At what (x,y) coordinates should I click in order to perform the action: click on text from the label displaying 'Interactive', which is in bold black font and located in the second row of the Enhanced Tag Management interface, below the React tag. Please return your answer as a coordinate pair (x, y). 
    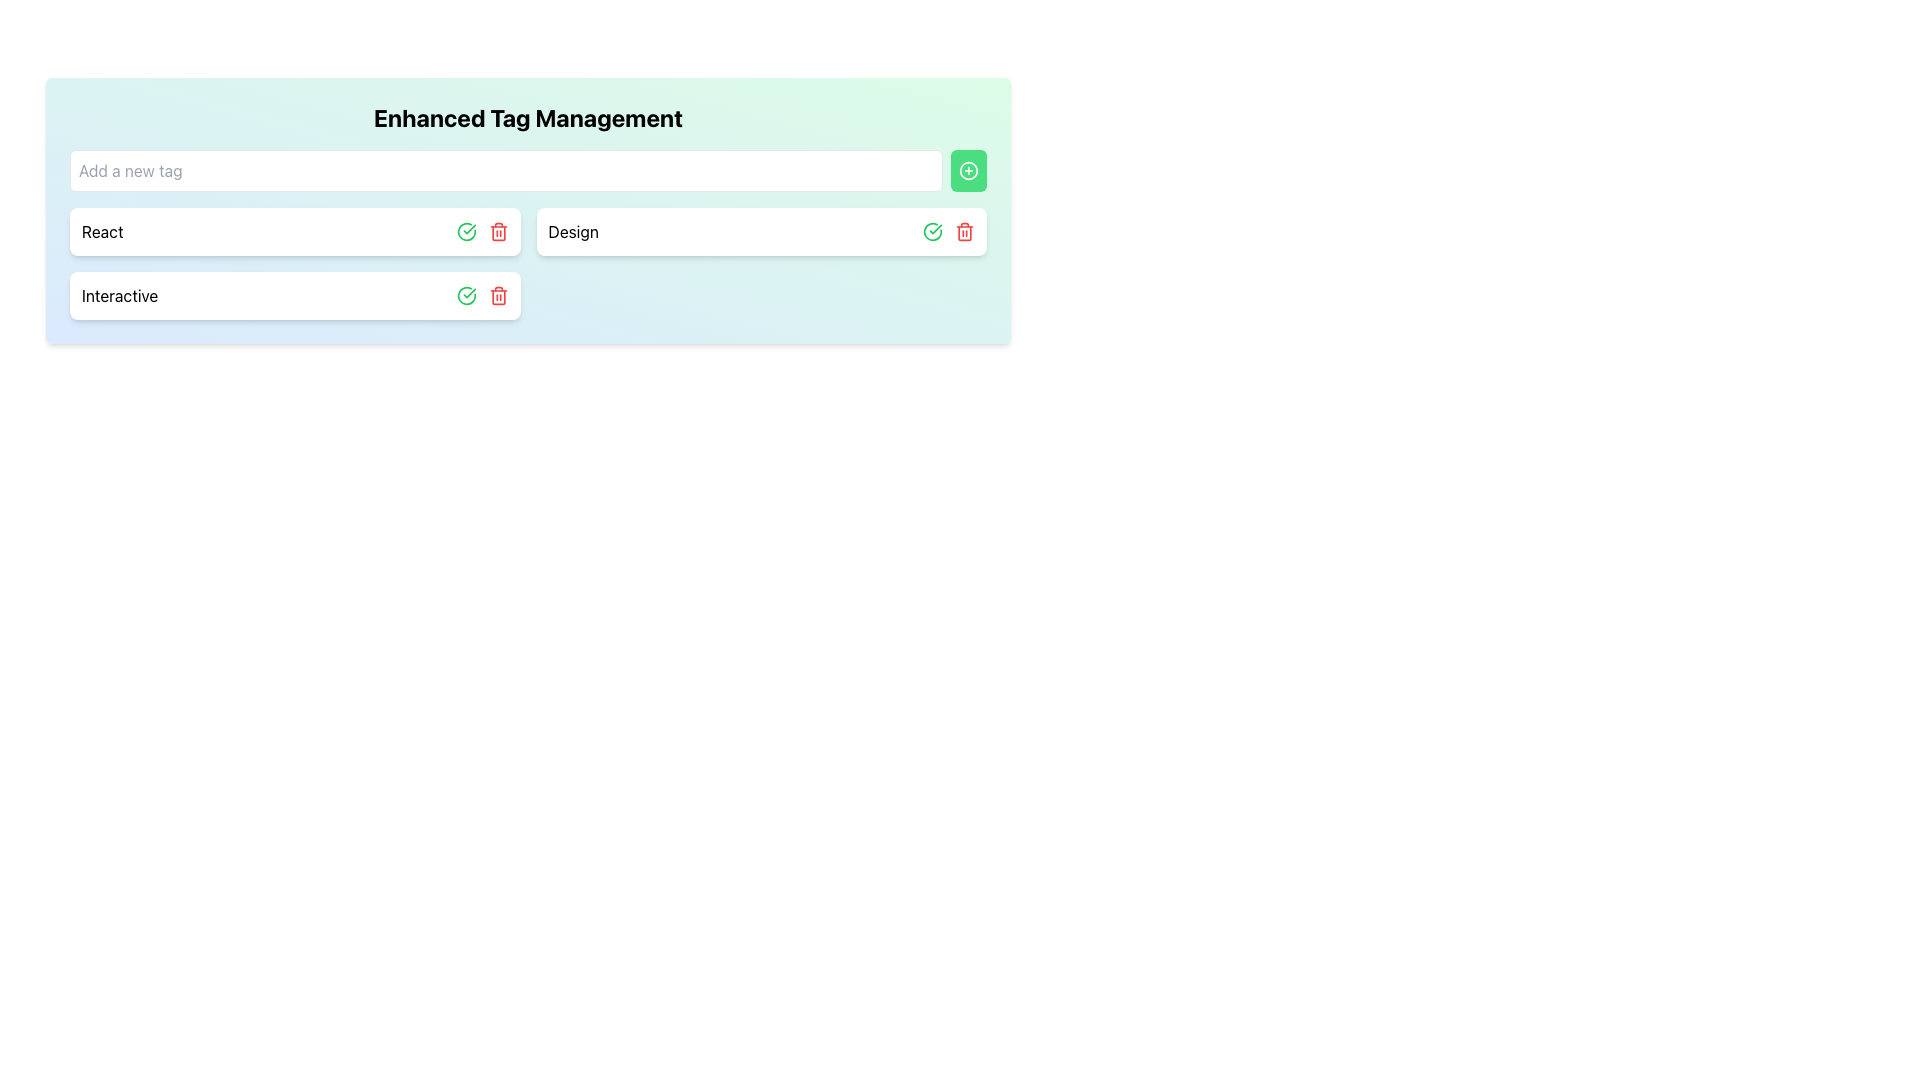
    Looking at the image, I should click on (119, 296).